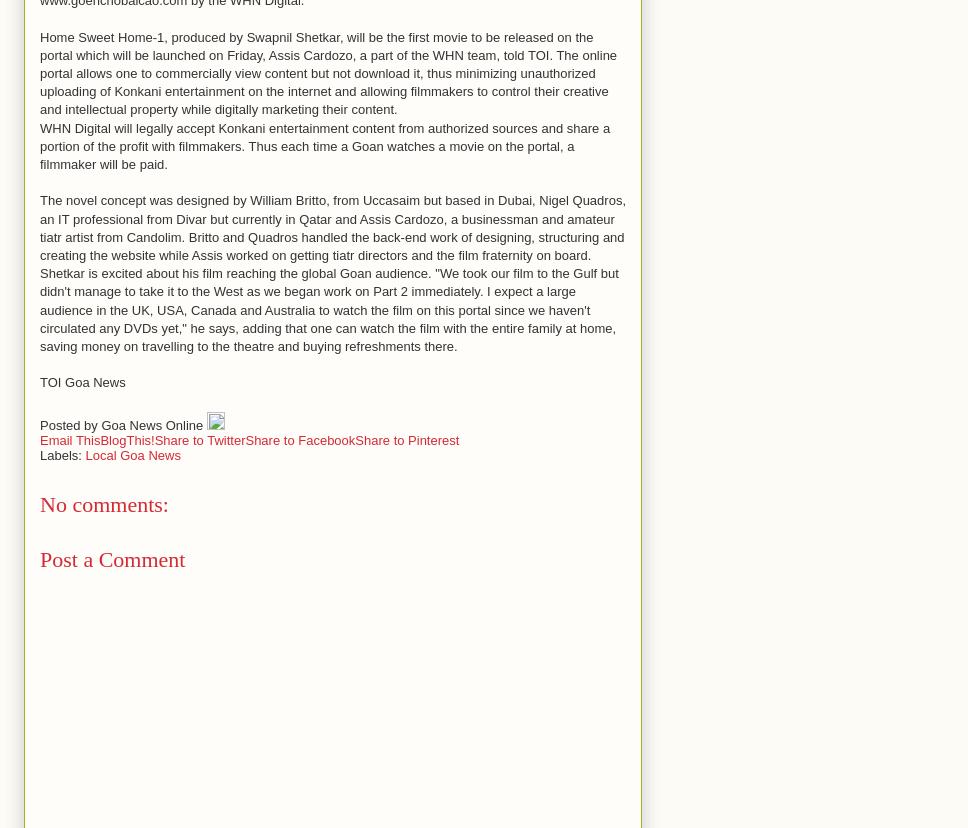 This screenshot has height=828, width=968. What do you see at coordinates (199, 439) in the screenshot?
I see `'Share to Twitter'` at bounding box center [199, 439].